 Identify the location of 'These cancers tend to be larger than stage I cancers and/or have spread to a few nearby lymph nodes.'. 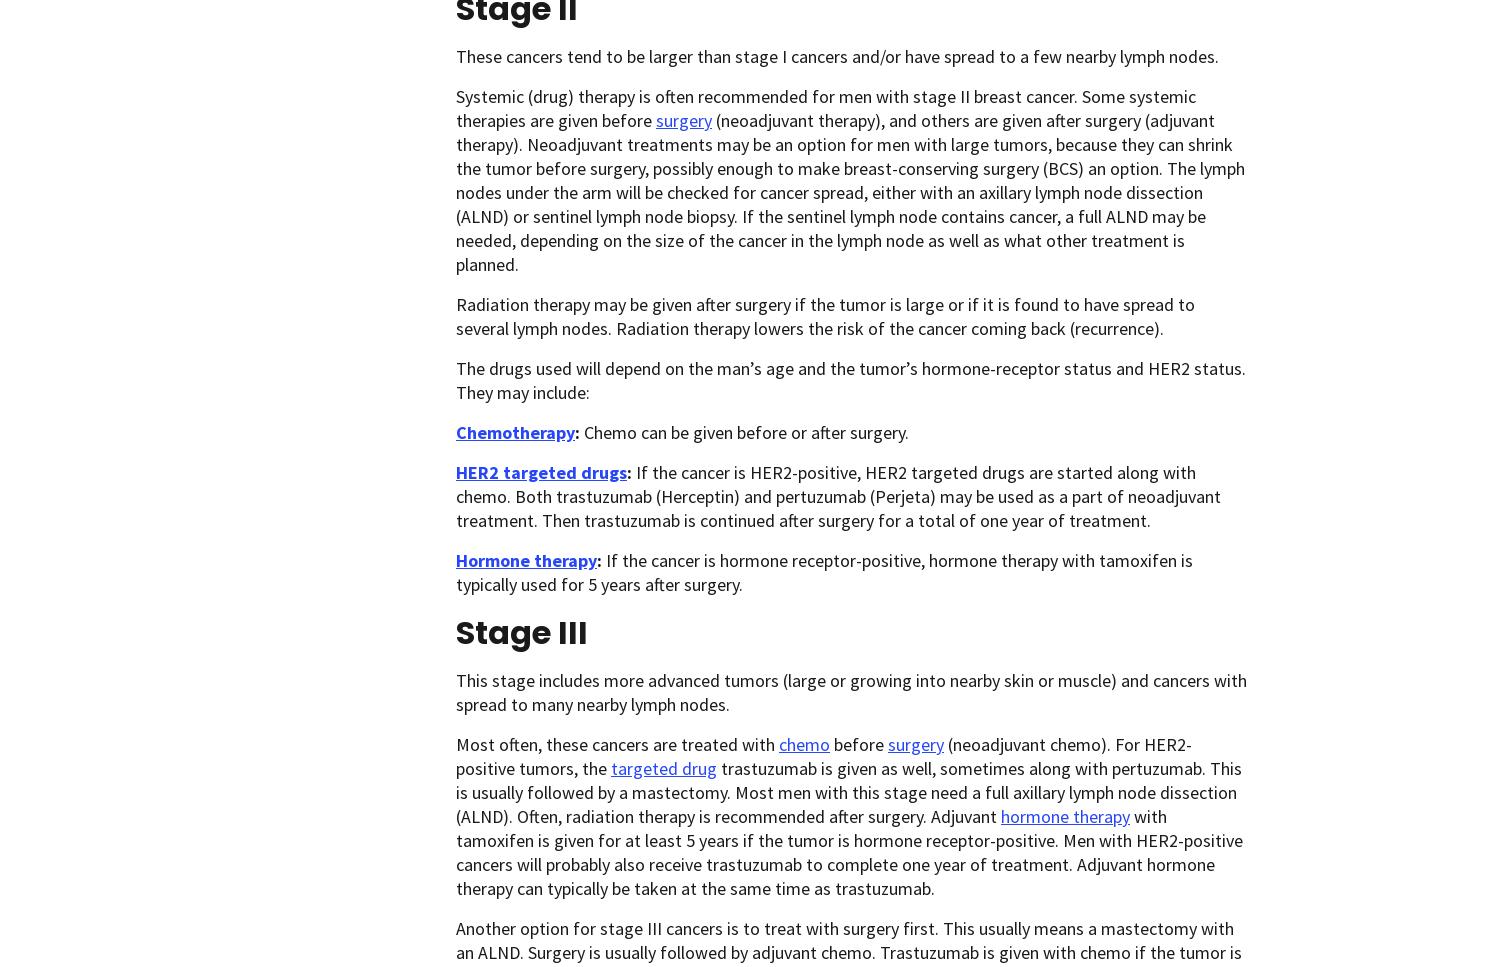
(836, 55).